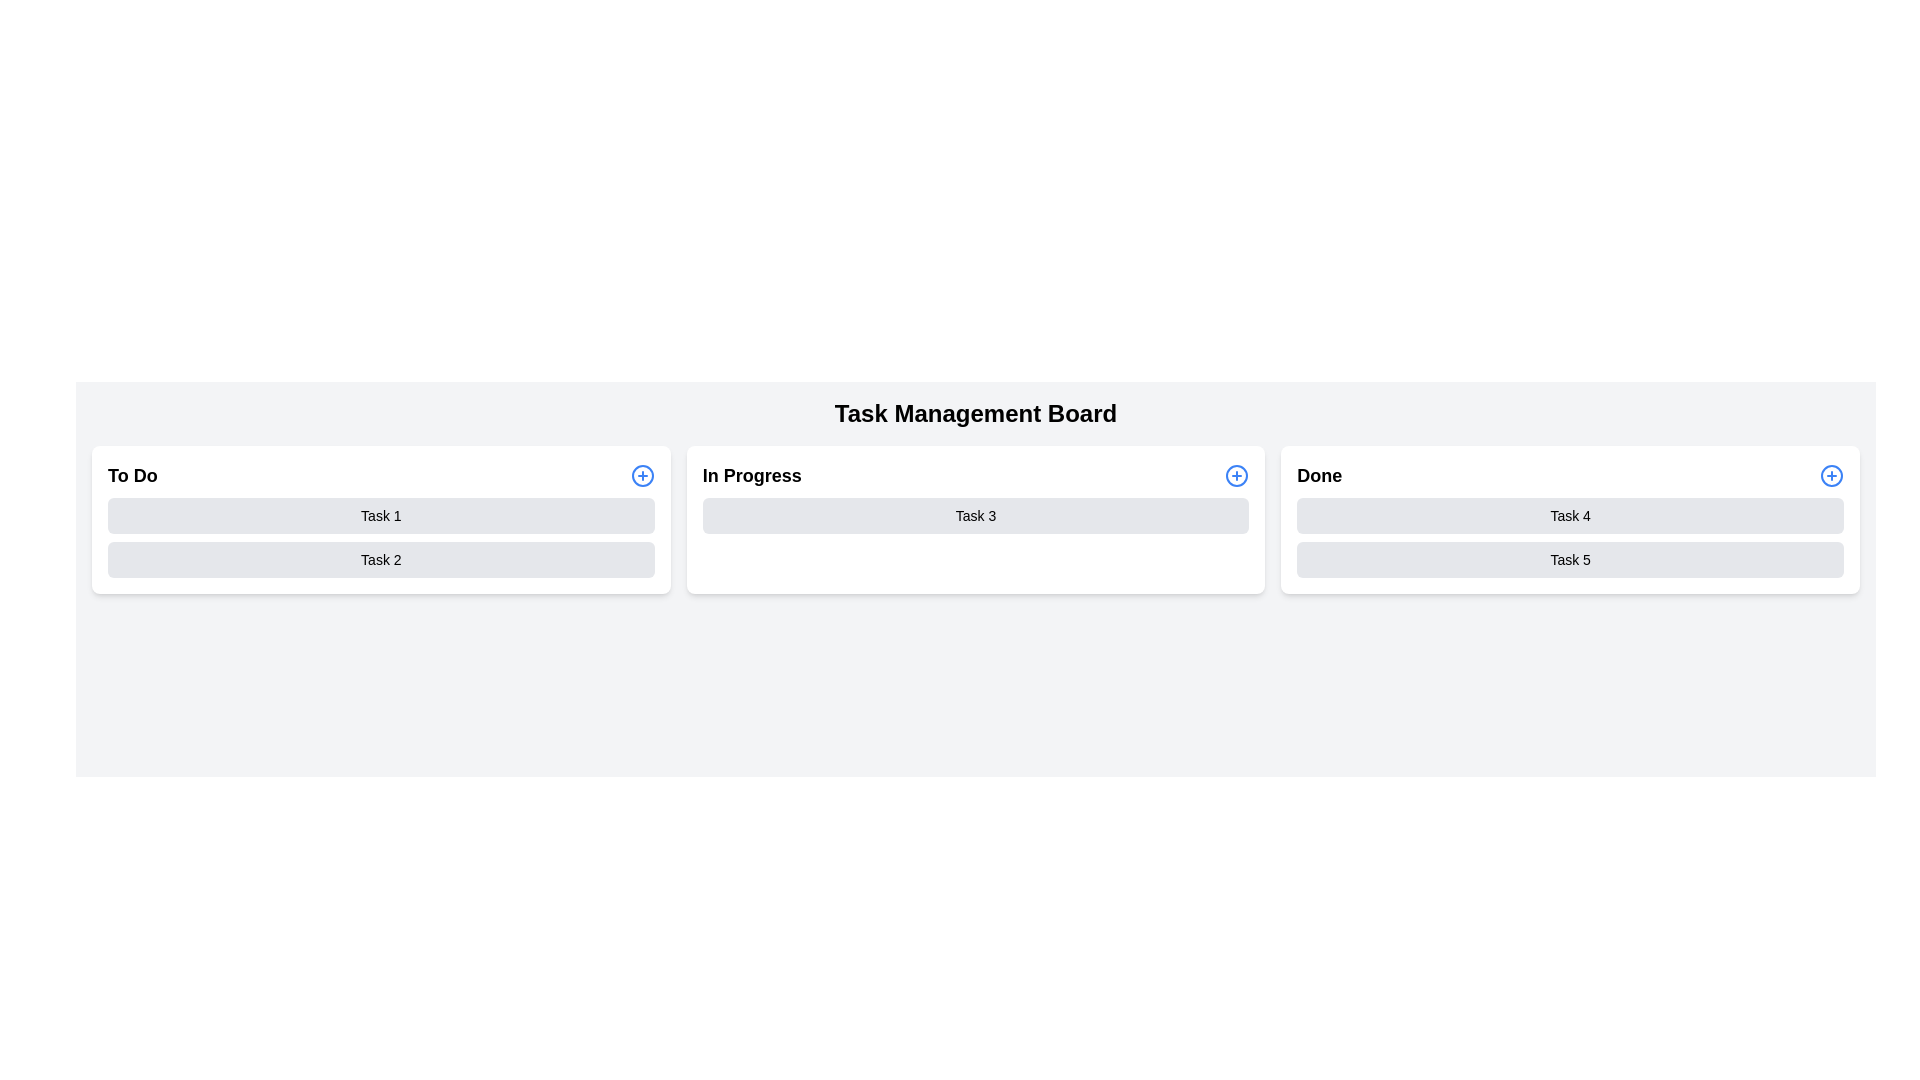 The image size is (1920, 1080). Describe the element at coordinates (1832, 475) in the screenshot. I see `the circular icon with a blue outline, which is part of the 'Add Task' button in the 'Done' column of the task management board interface` at that location.